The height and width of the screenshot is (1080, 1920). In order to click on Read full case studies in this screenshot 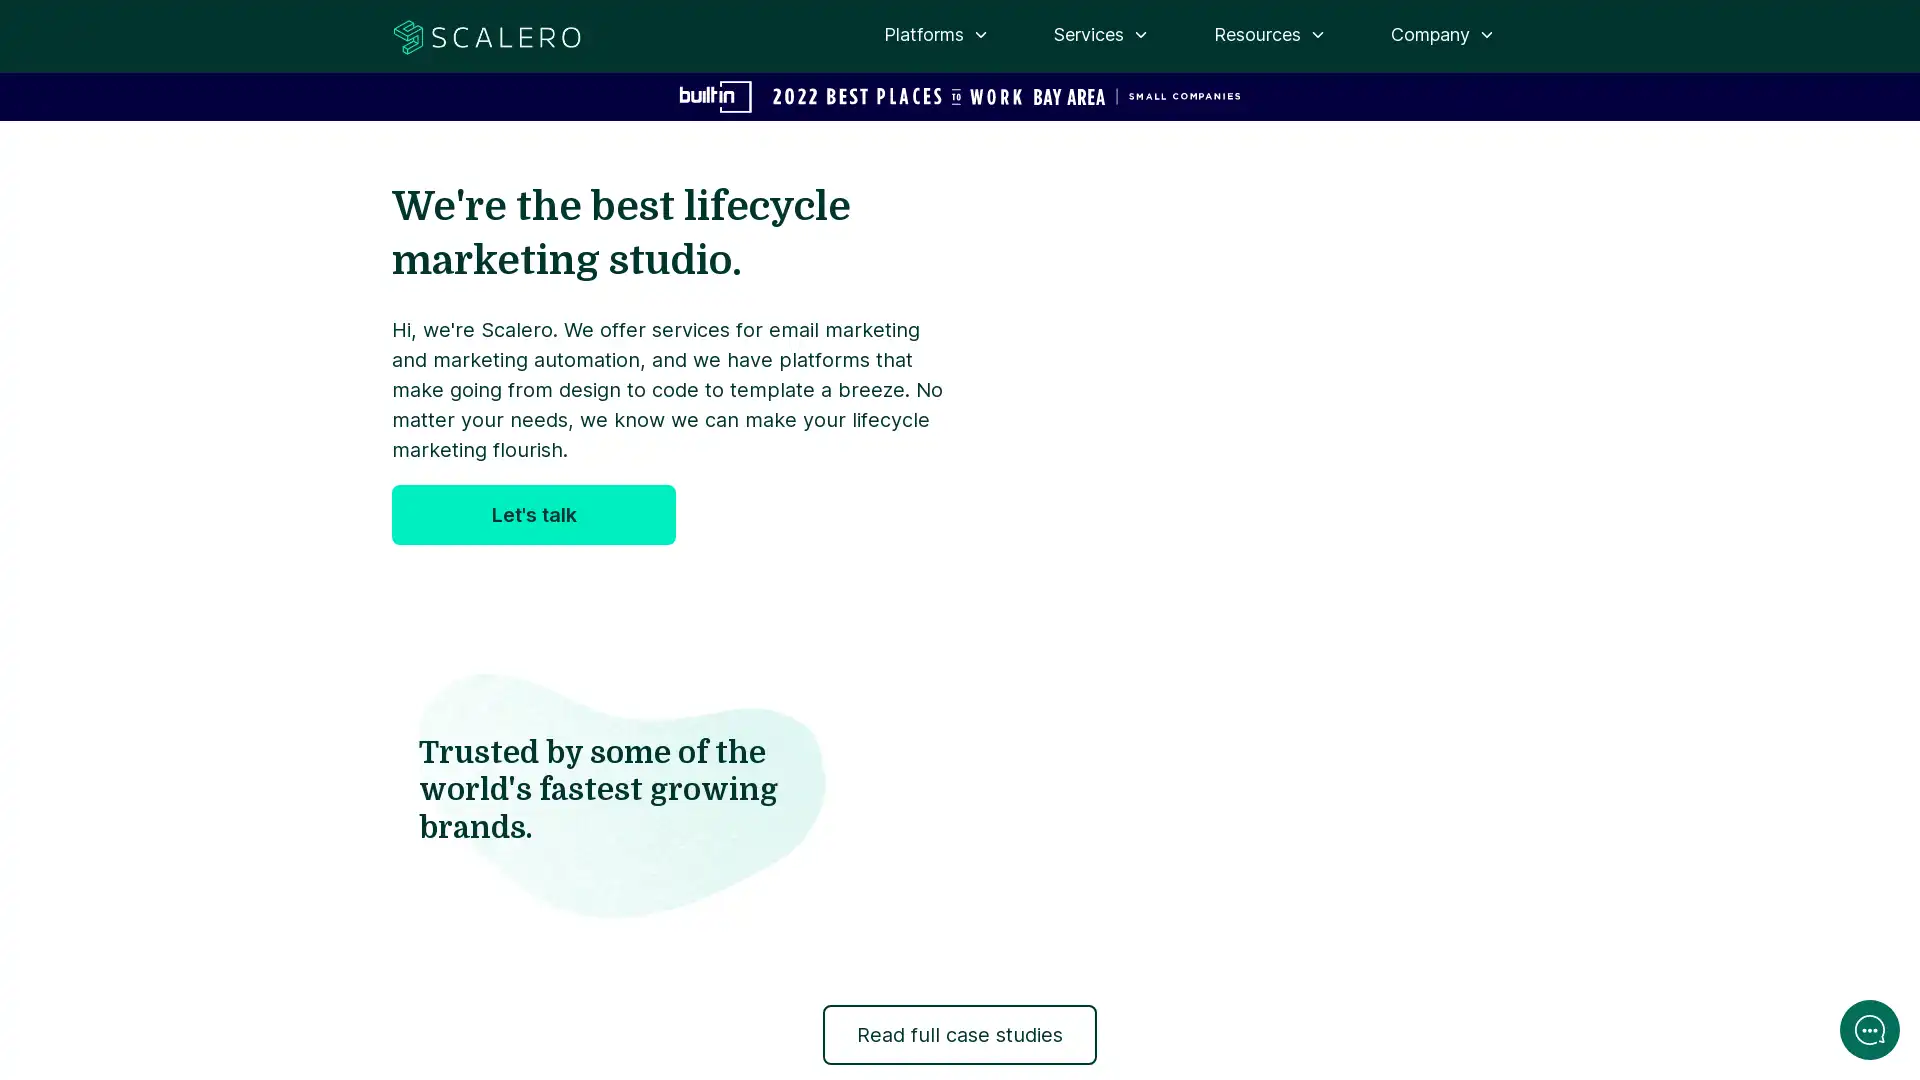, I will do `click(960, 1034)`.